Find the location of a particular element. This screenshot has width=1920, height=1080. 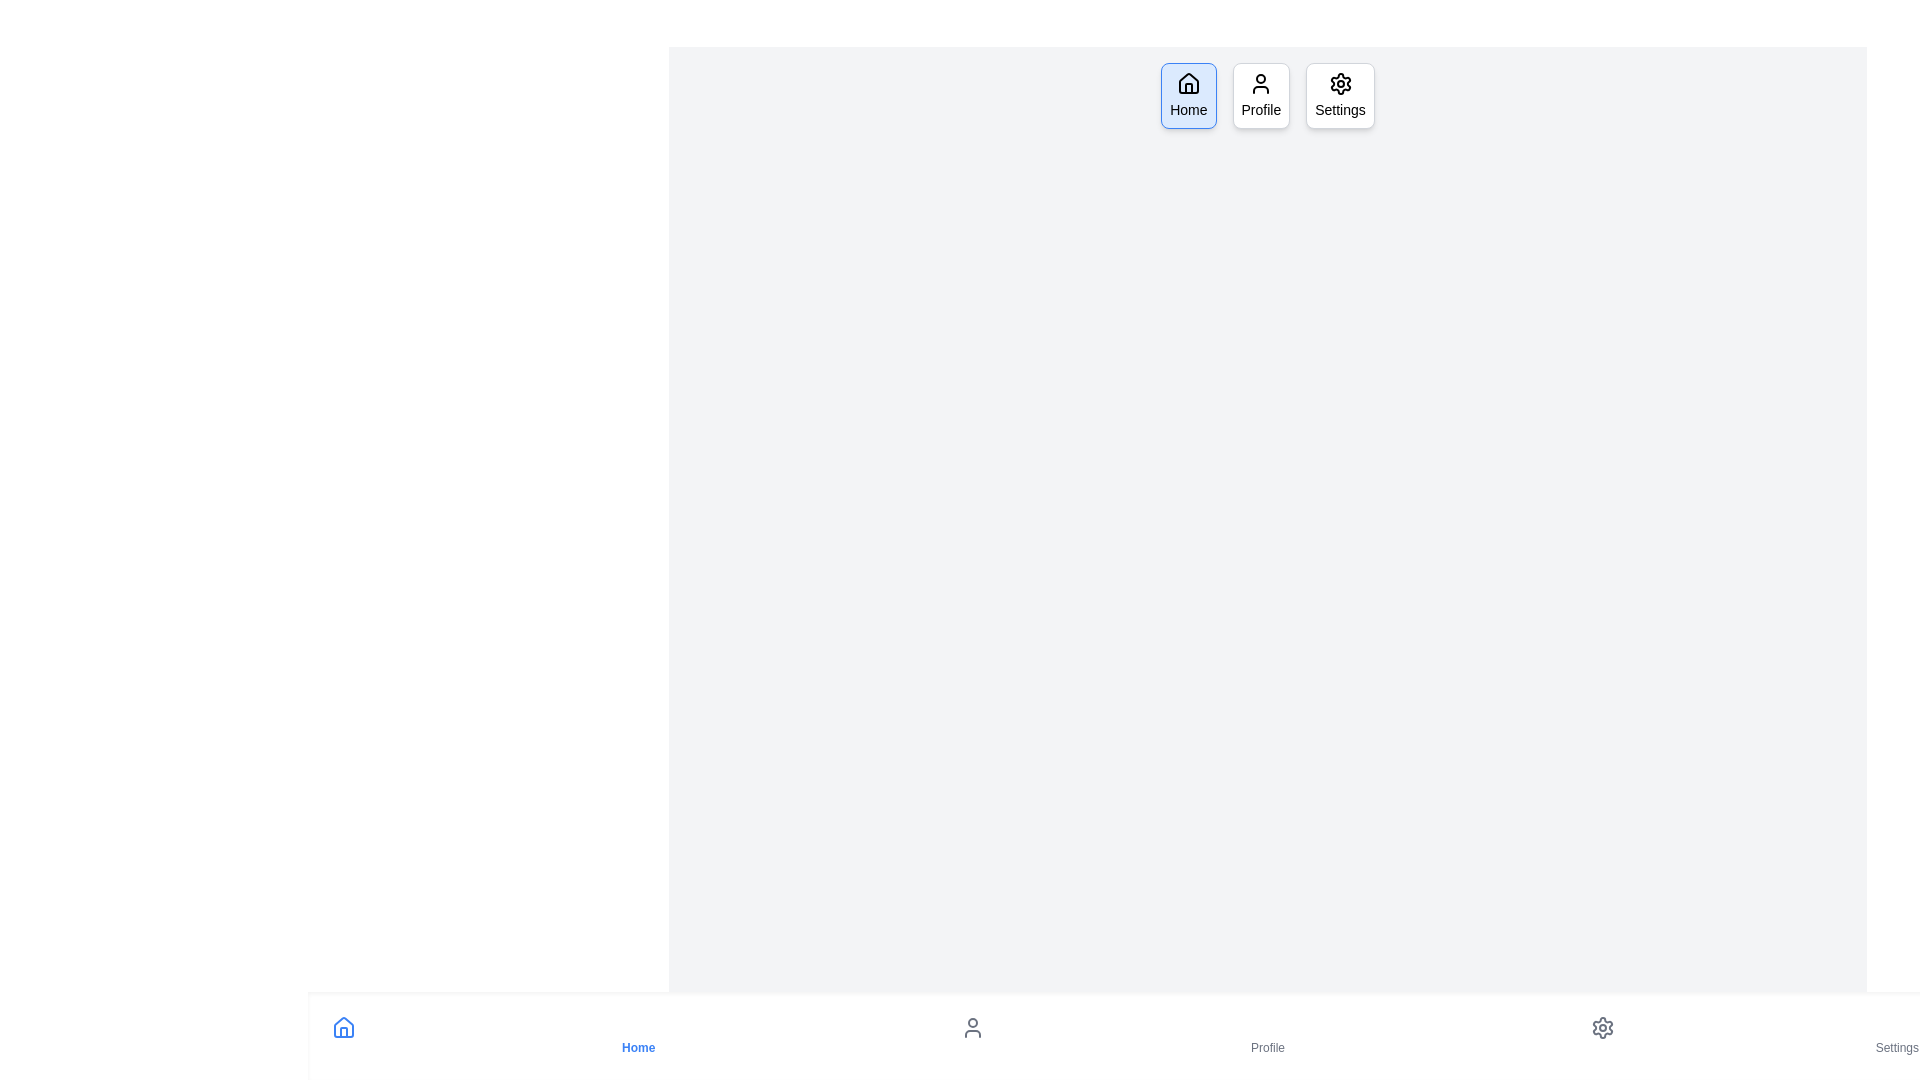

the 'Home' text label styled in blue and bold, located in the bottom-center navigation bar next to the house icon is located at coordinates (637, 1047).